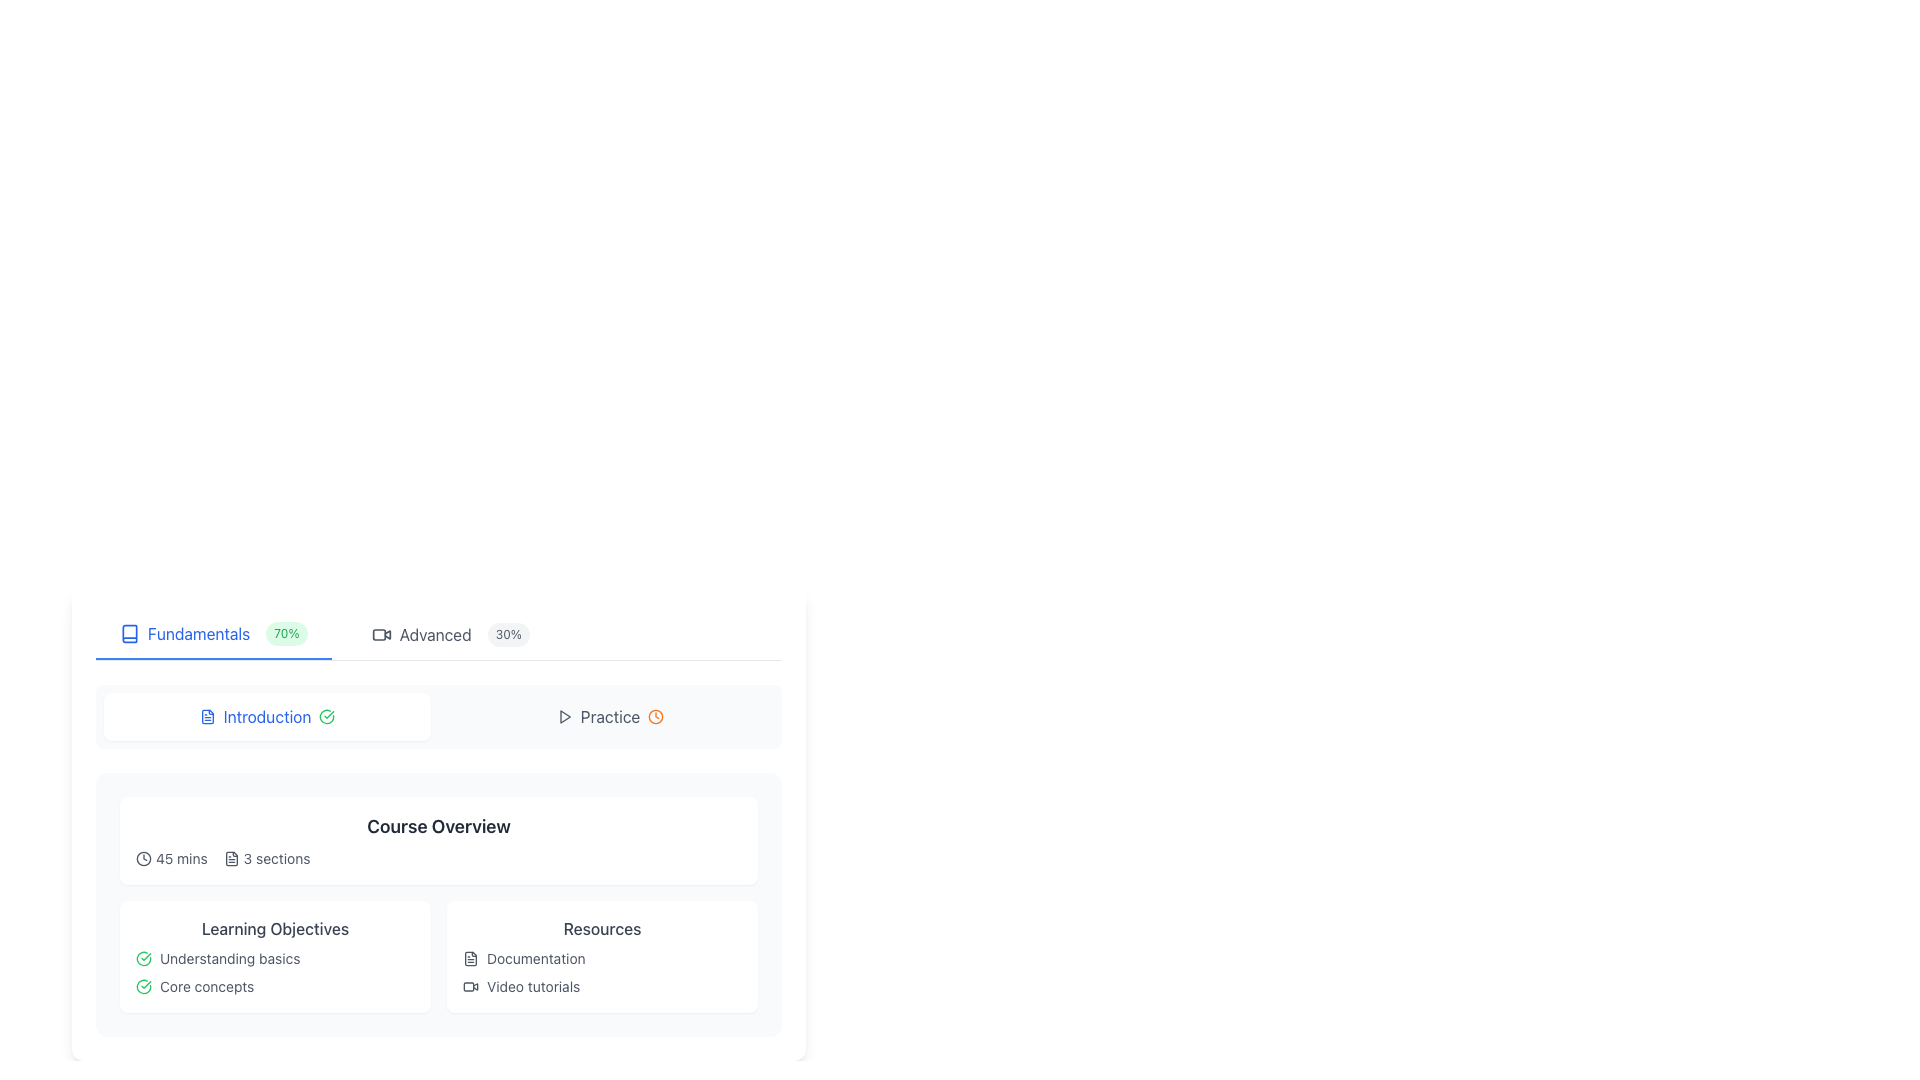 The width and height of the screenshot is (1920, 1080). What do you see at coordinates (437, 840) in the screenshot?
I see `text on the Informational Card, which provides an overview of the course duration and sections, located in the upper center portion above the 'Learning Objectives' and 'Resources' cards` at bounding box center [437, 840].